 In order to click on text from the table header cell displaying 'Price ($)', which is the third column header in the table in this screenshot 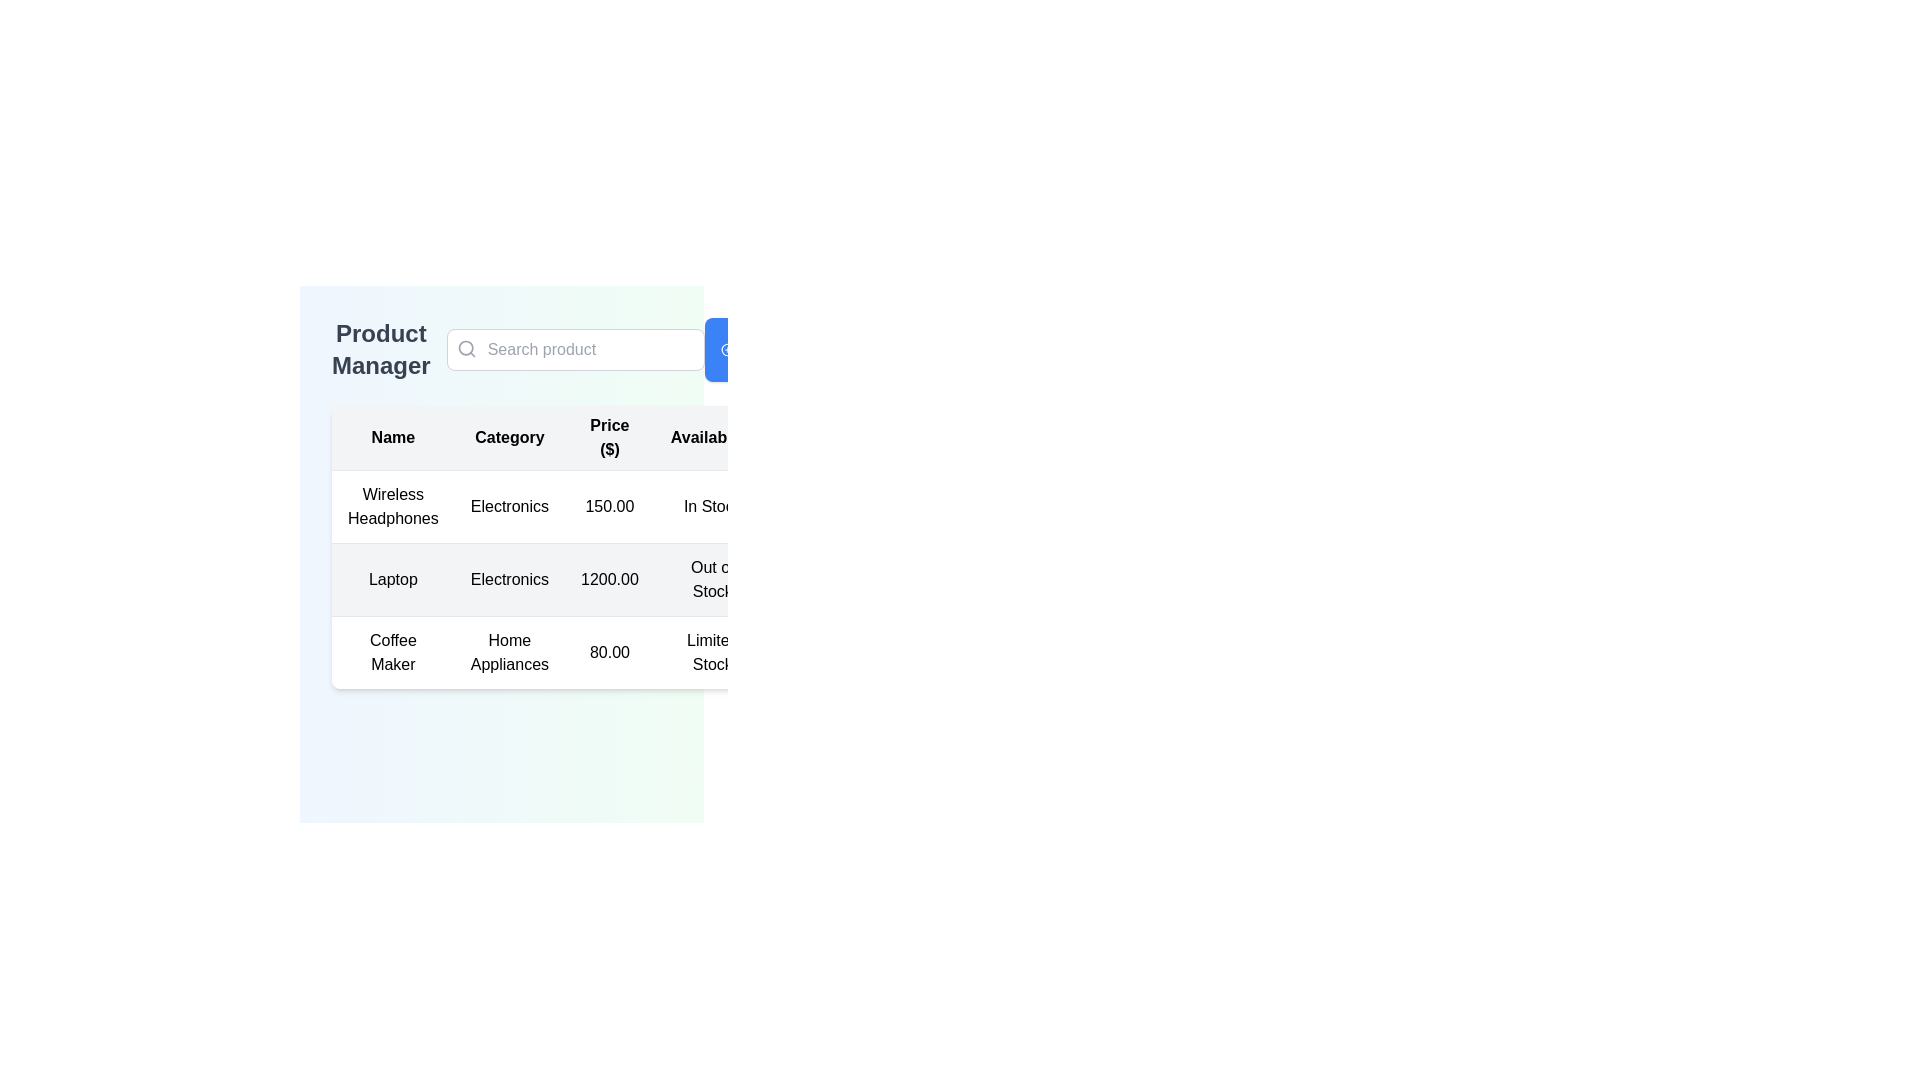, I will do `click(608, 437)`.